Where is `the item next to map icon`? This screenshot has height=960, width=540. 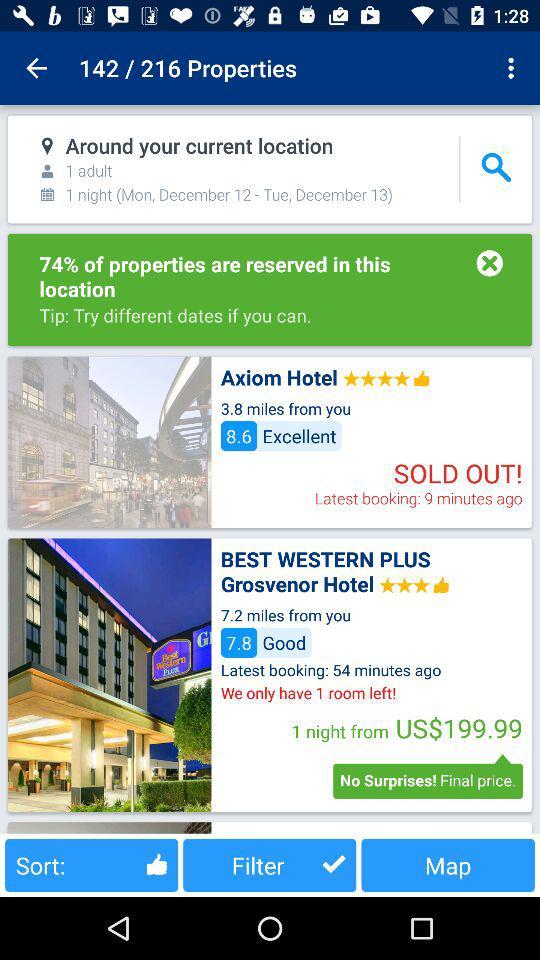
the item next to map icon is located at coordinates (269, 864).